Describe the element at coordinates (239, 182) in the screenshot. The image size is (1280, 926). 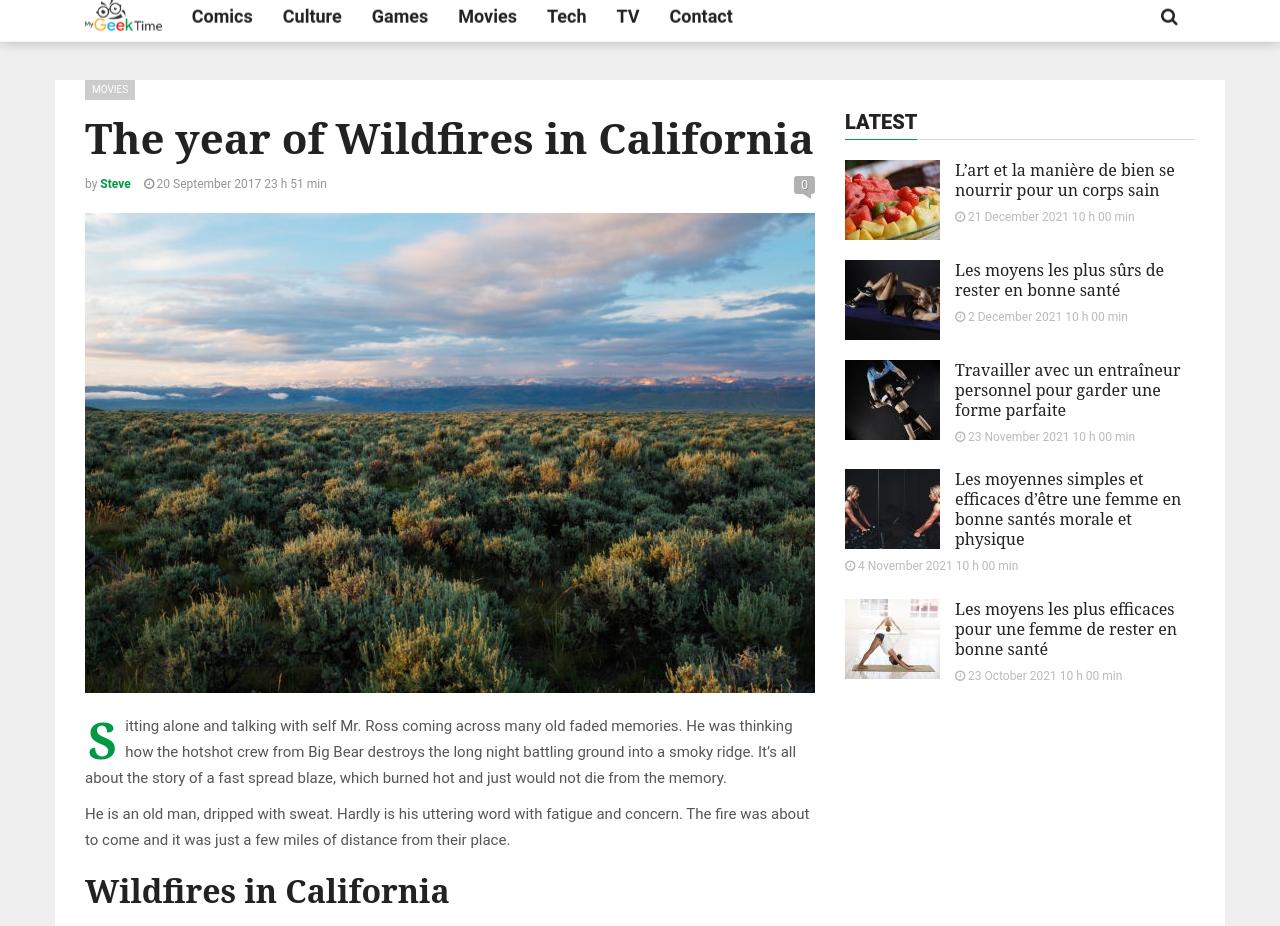
I see `'20 September 2017 23 h 51 min'` at that location.